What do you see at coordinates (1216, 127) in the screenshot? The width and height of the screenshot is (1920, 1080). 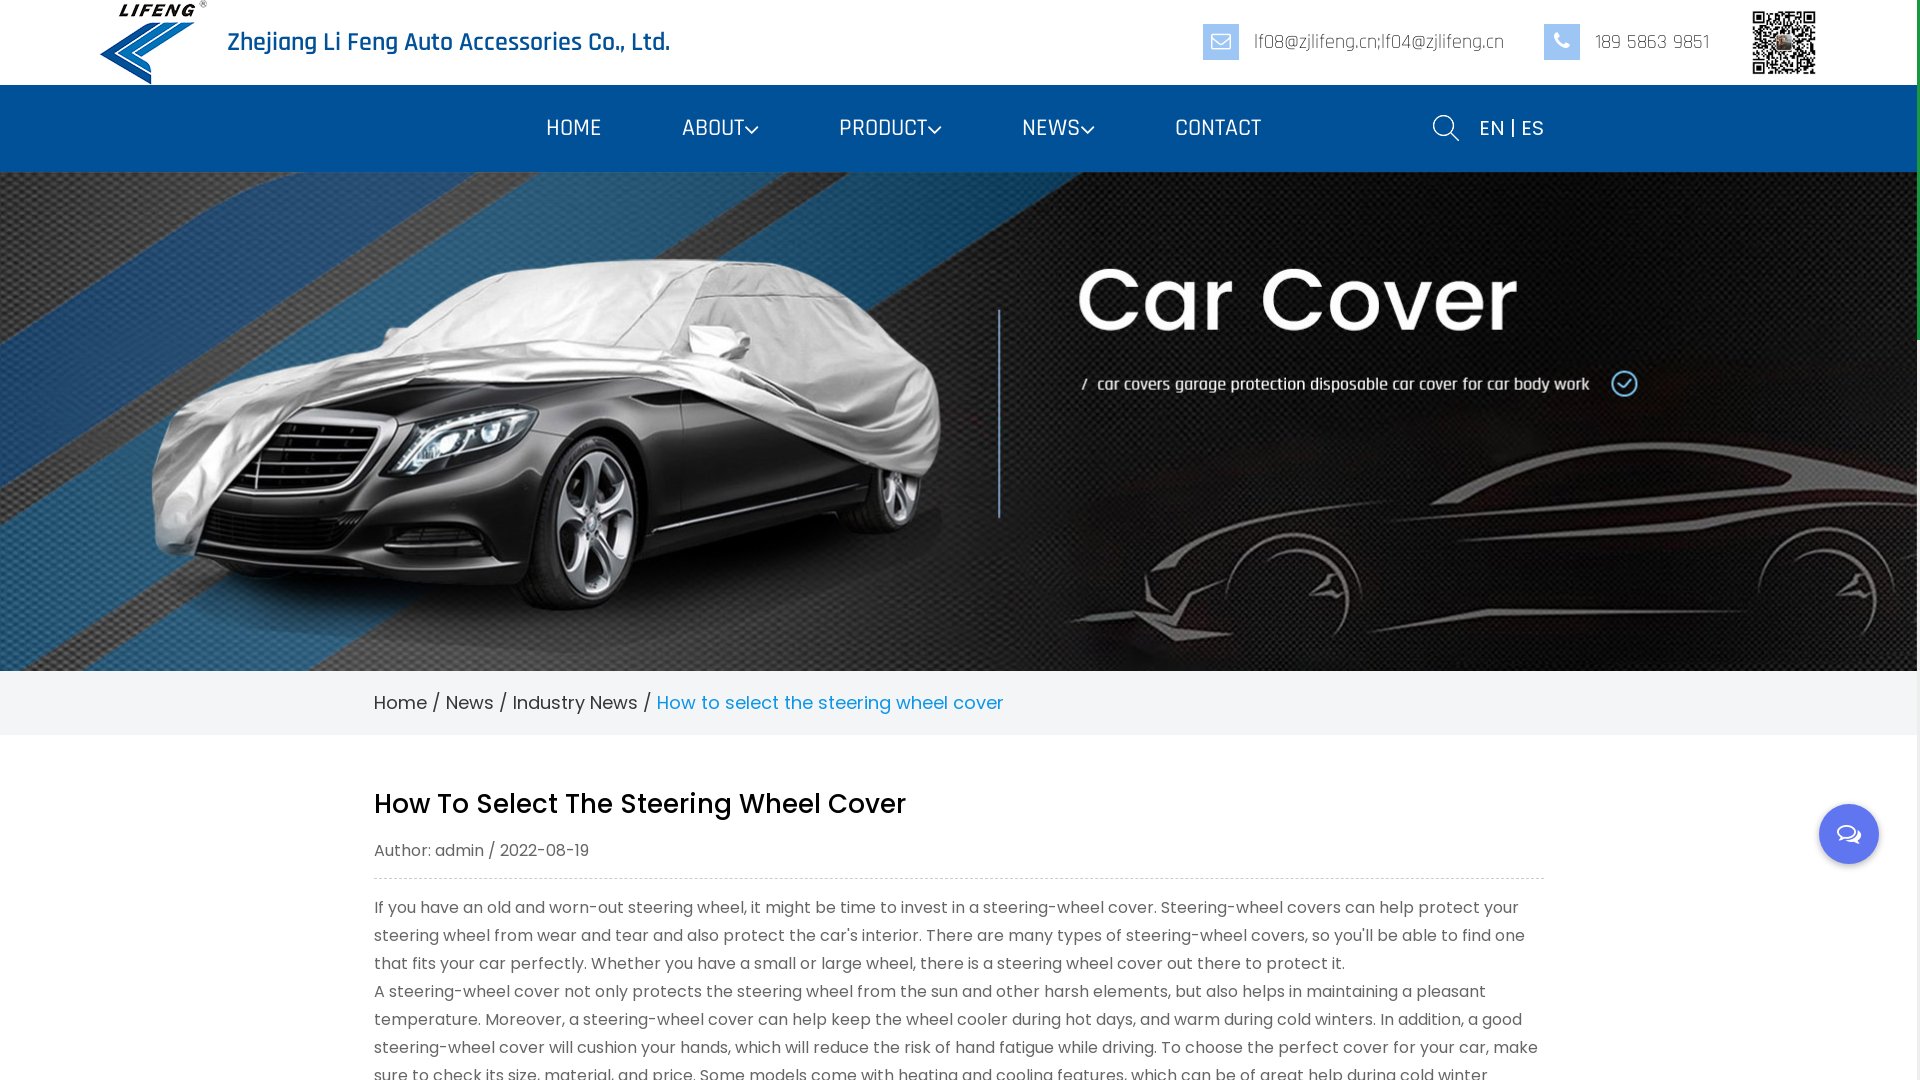 I see `'CONTACT'` at bounding box center [1216, 127].